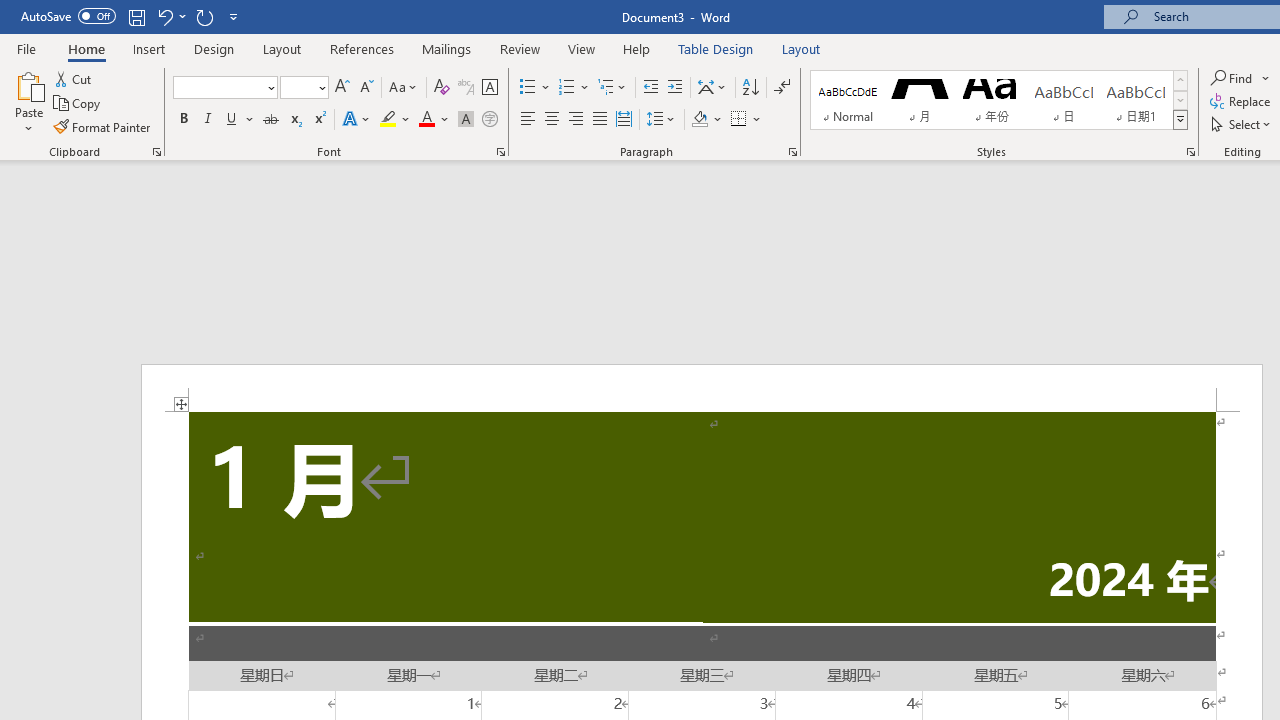 The image size is (1280, 720). Describe the element at coordinates (425, 119) in the screenshot. I see `'Font Color RGB(255, 0, 0)'` at that location.